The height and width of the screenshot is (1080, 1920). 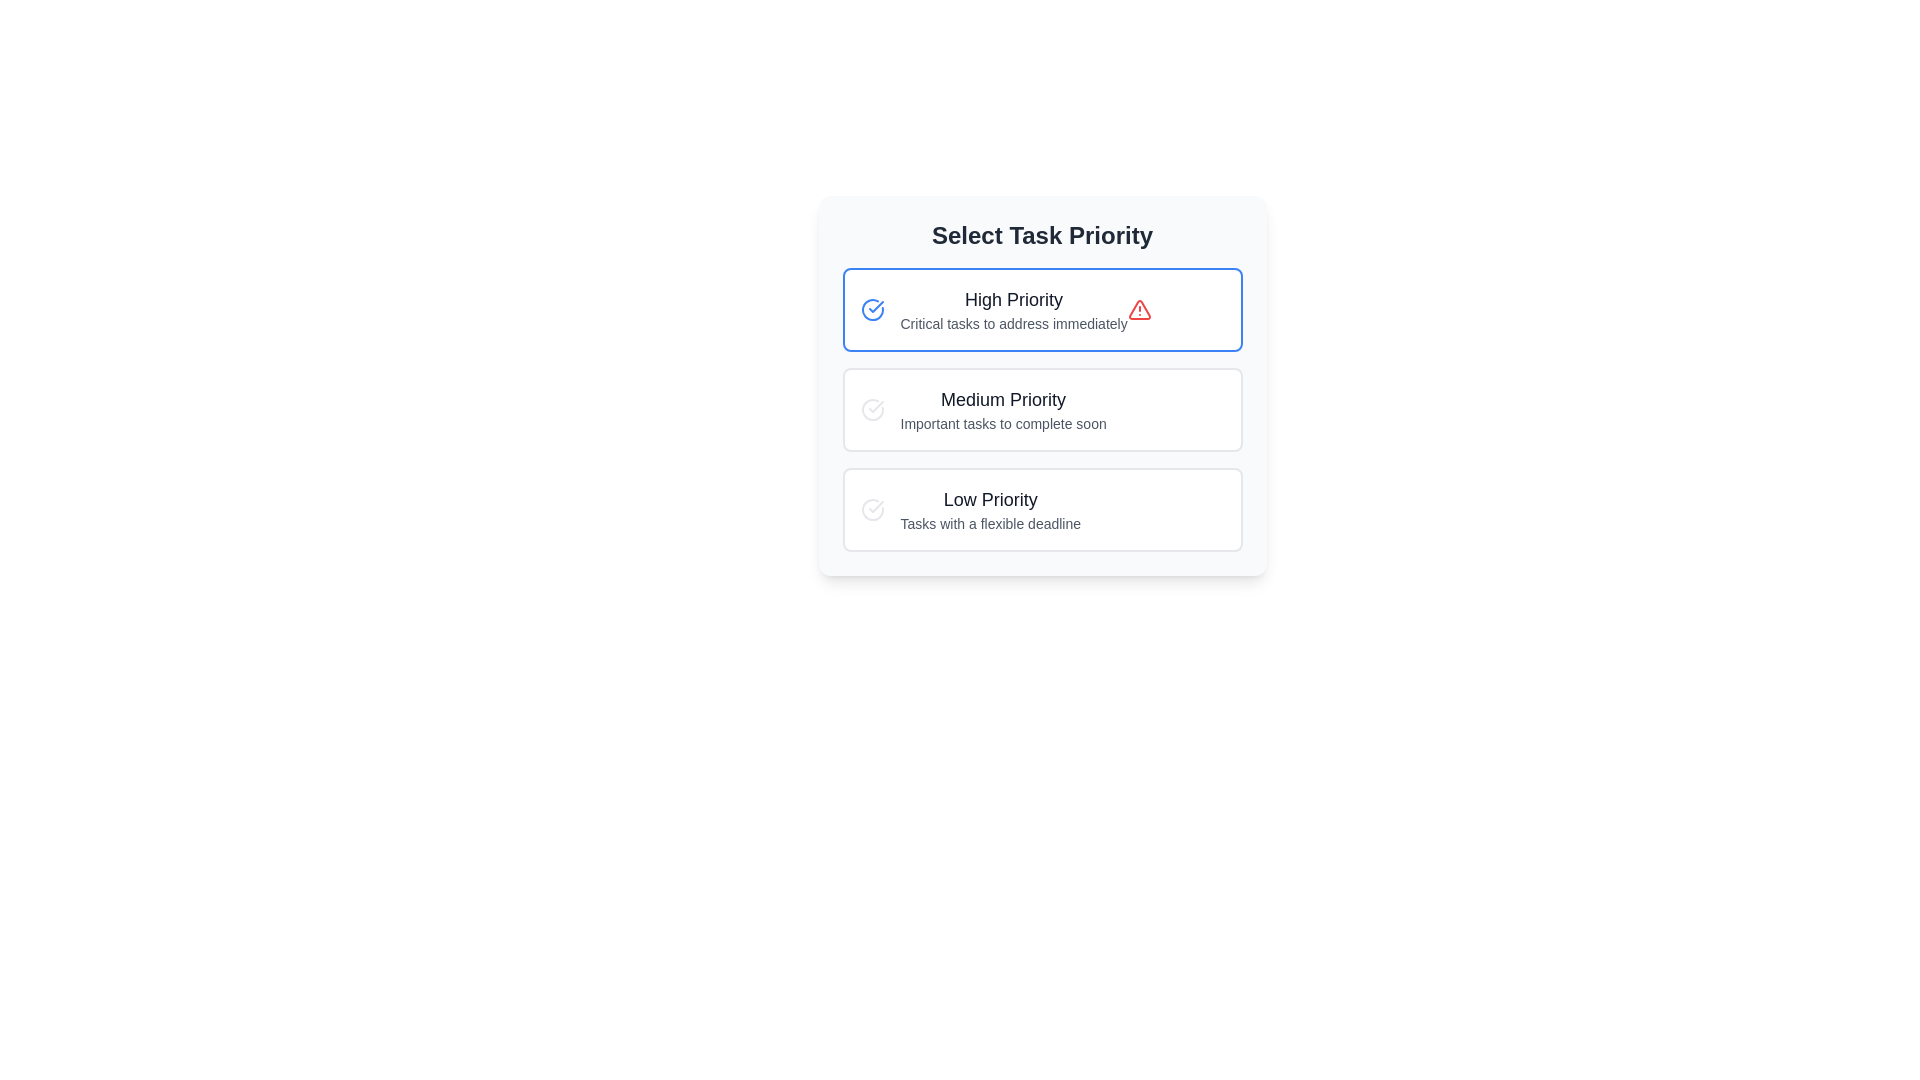 What do you see at coordinates (1041, 408) in the screenshot?
I see `the 'Medium Priority' task element located in the 'Select Task Priority' group` at bounding box center [1041, 408].